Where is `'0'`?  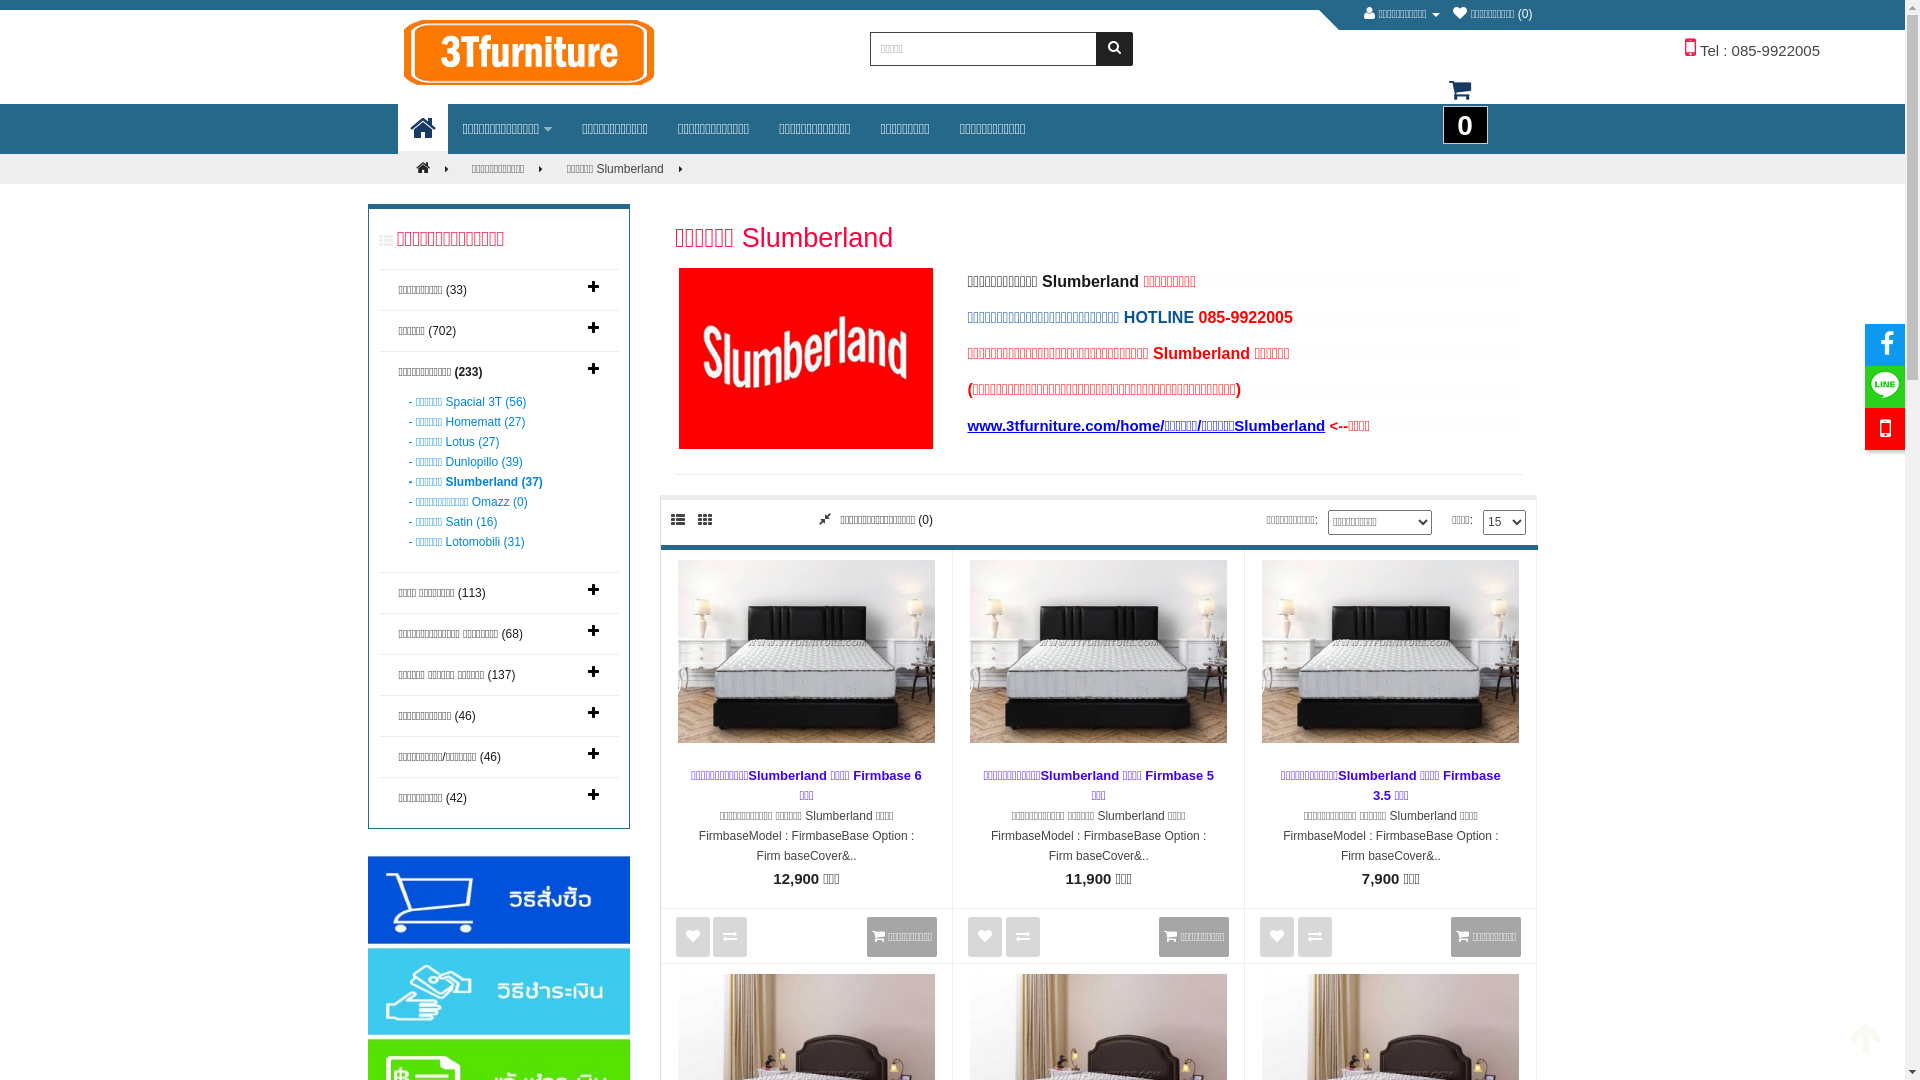
'0' is located at coordinates (1415, 100).